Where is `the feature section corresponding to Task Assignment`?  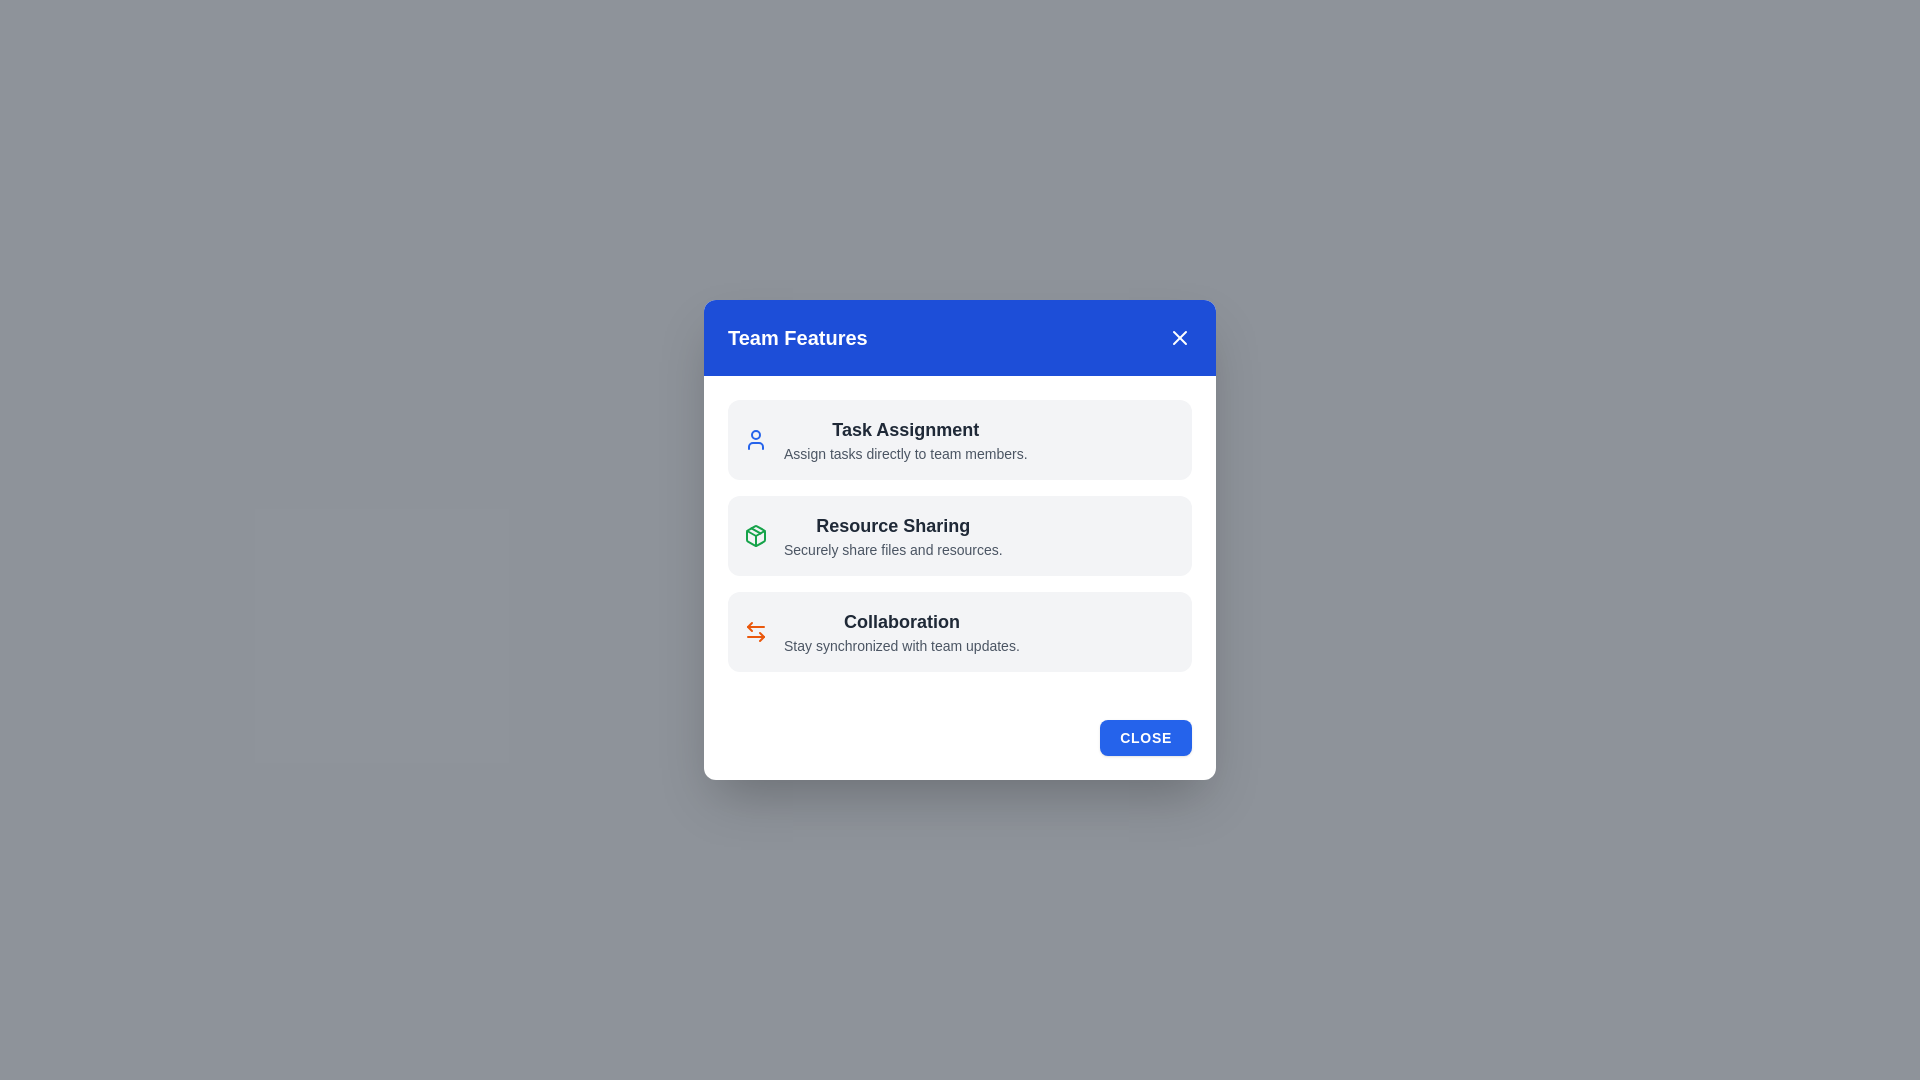 the feature section corresponding to Task Assignment is located at coordinates (960, 438).